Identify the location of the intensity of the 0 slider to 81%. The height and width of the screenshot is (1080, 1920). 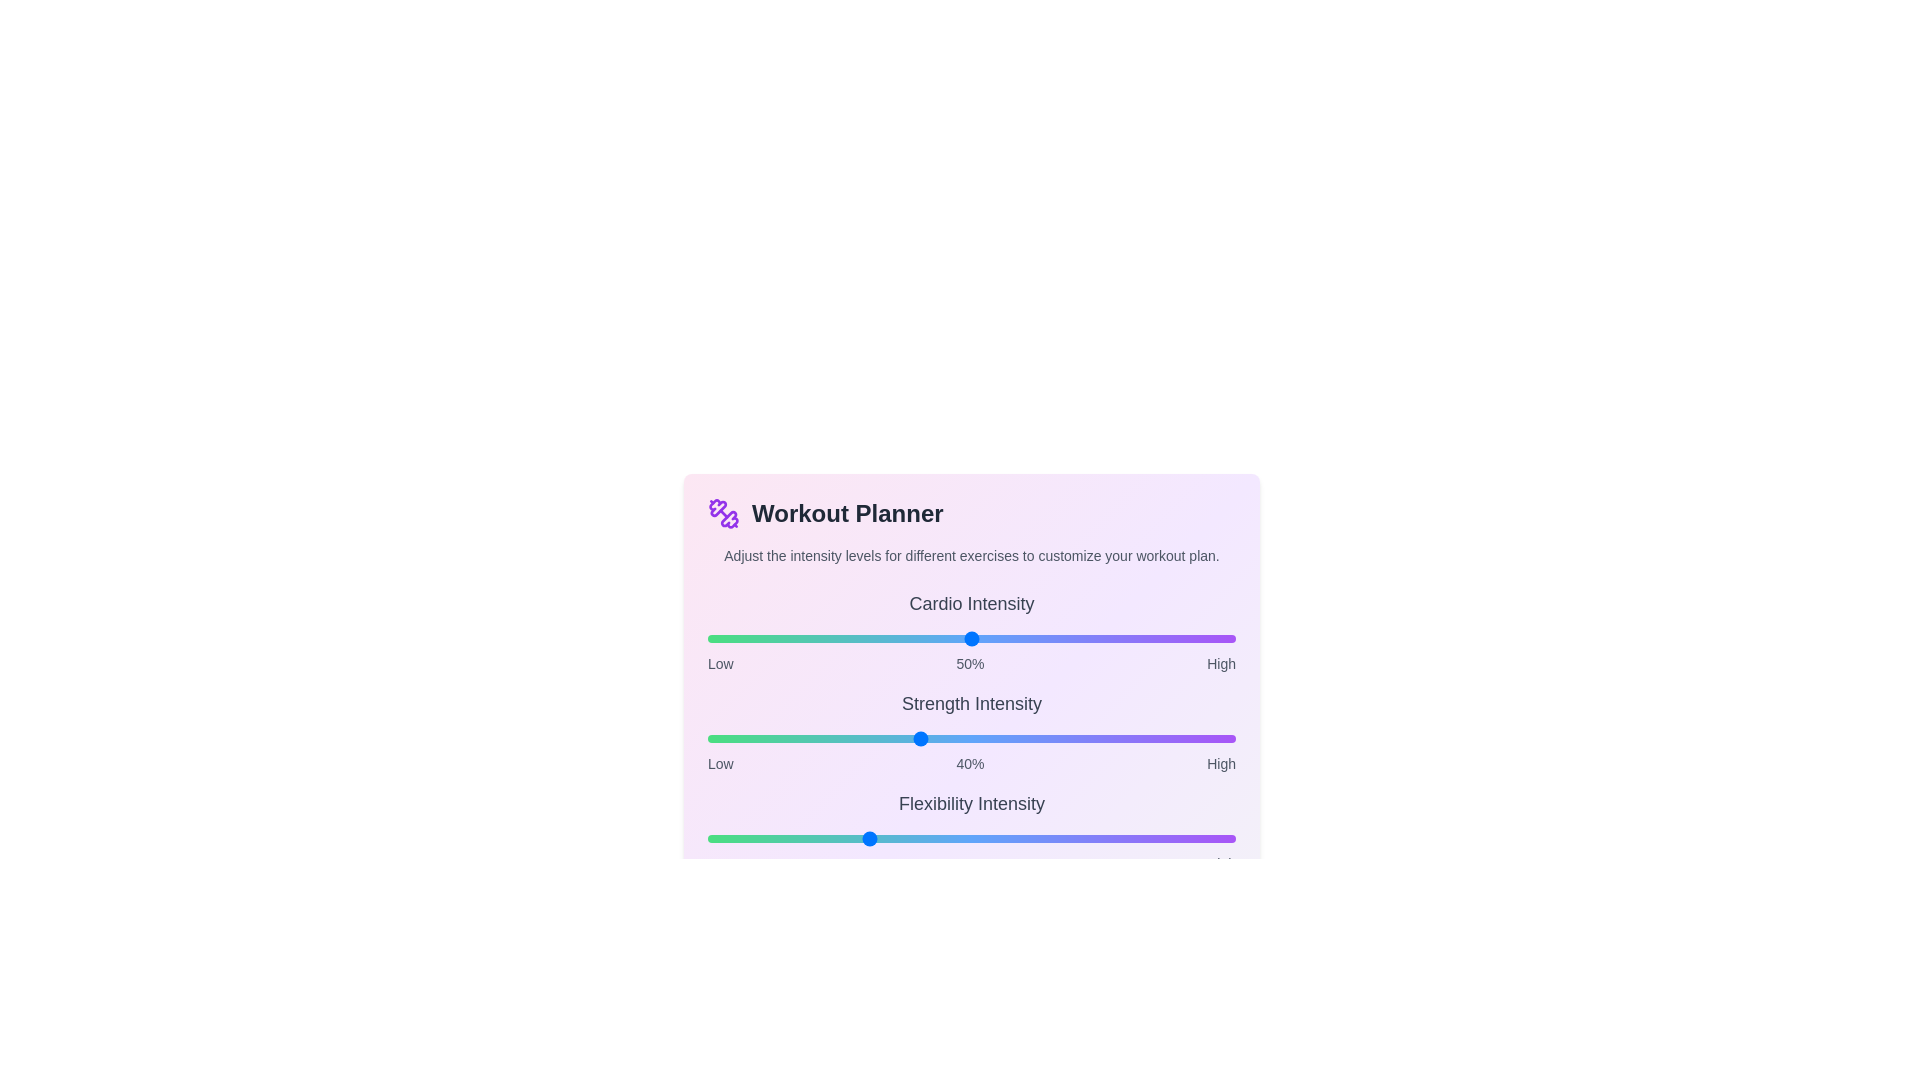
(1135, 639).